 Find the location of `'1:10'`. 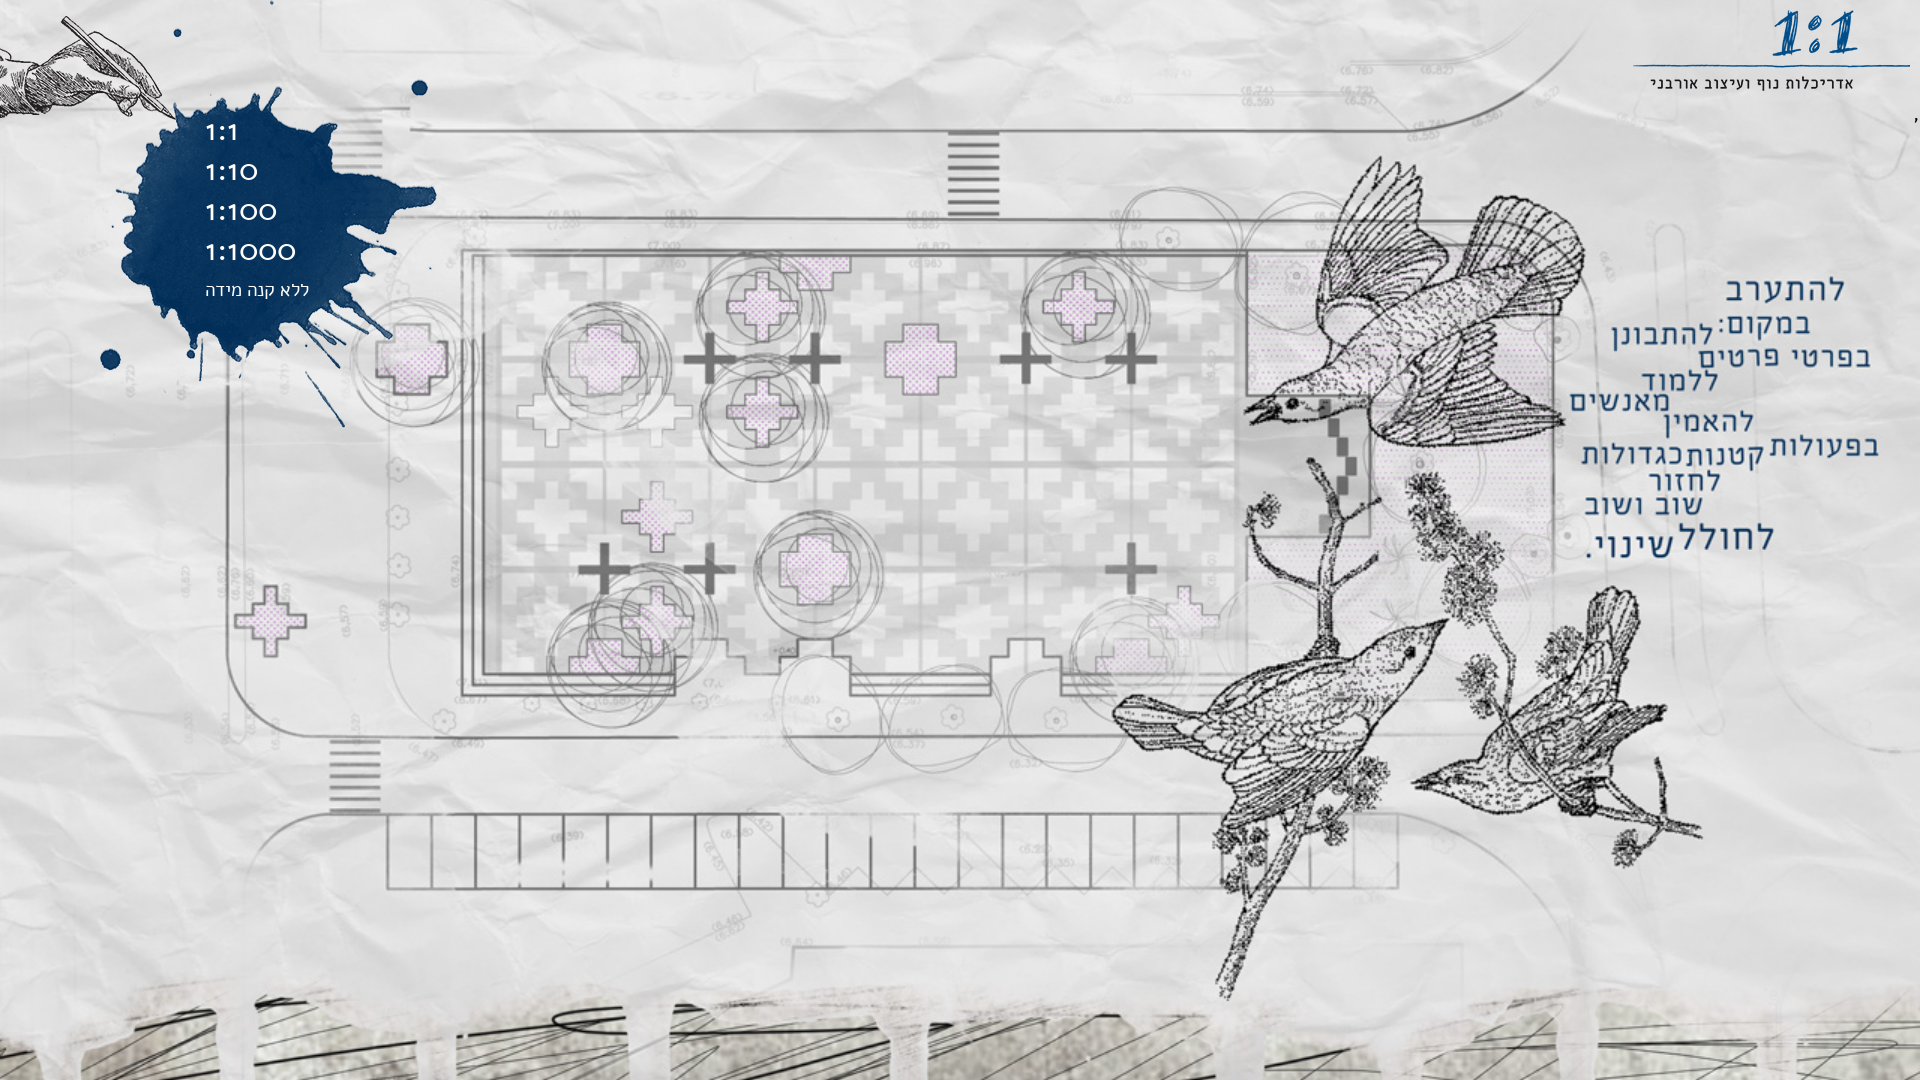

'1:10' is located at coordinates (231, 168).